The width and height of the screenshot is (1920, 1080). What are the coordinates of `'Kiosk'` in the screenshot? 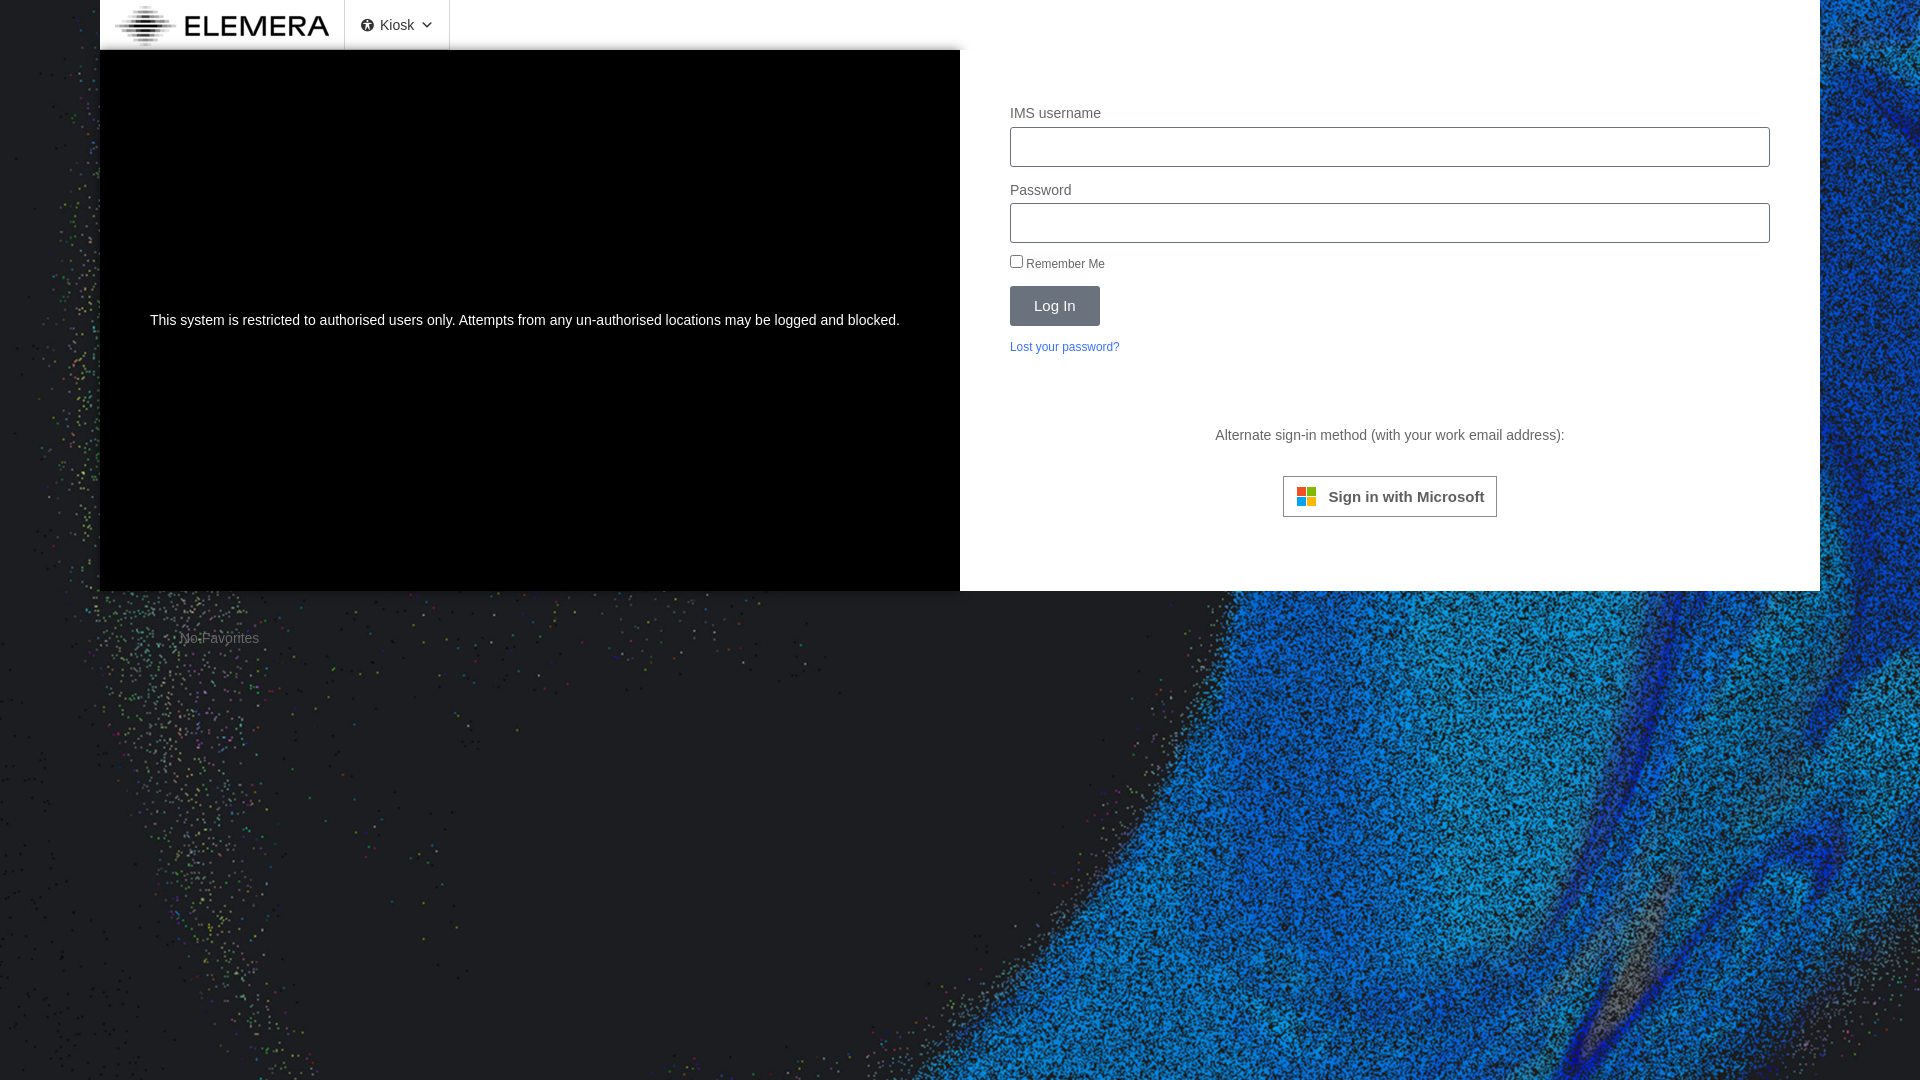 It's located at (345, 24).